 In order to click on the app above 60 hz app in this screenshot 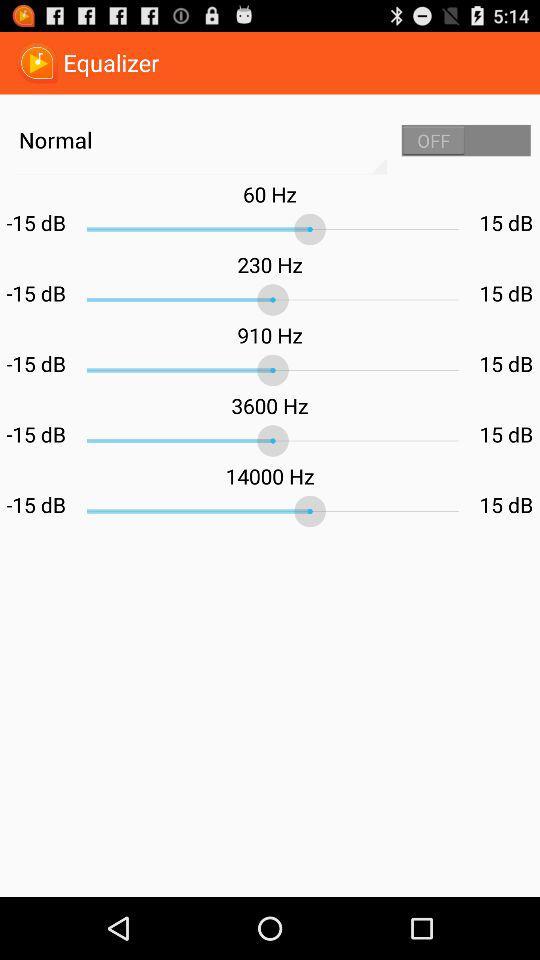, I will do `click(466, 139)`.